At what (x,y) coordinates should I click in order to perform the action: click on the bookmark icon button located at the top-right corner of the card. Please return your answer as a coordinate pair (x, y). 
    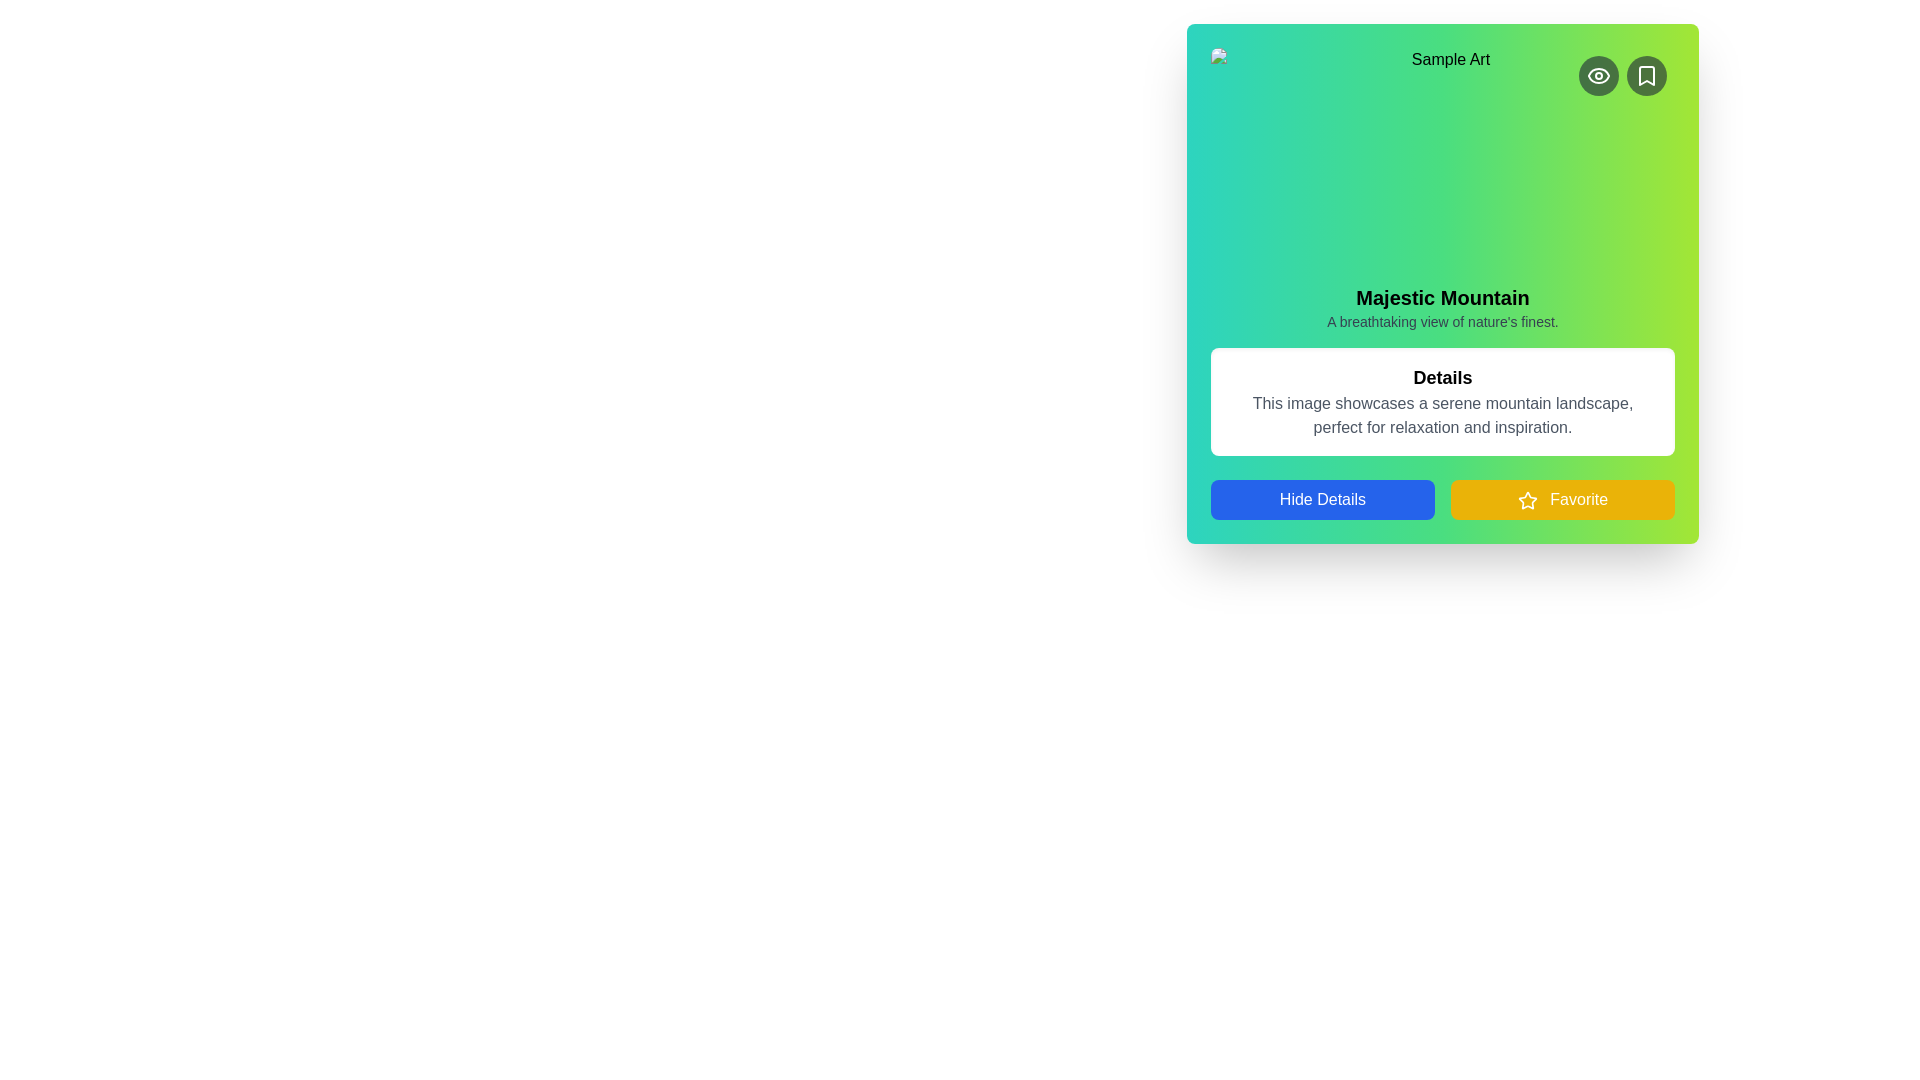
    Looking at the image, I should click on (1646, 75).